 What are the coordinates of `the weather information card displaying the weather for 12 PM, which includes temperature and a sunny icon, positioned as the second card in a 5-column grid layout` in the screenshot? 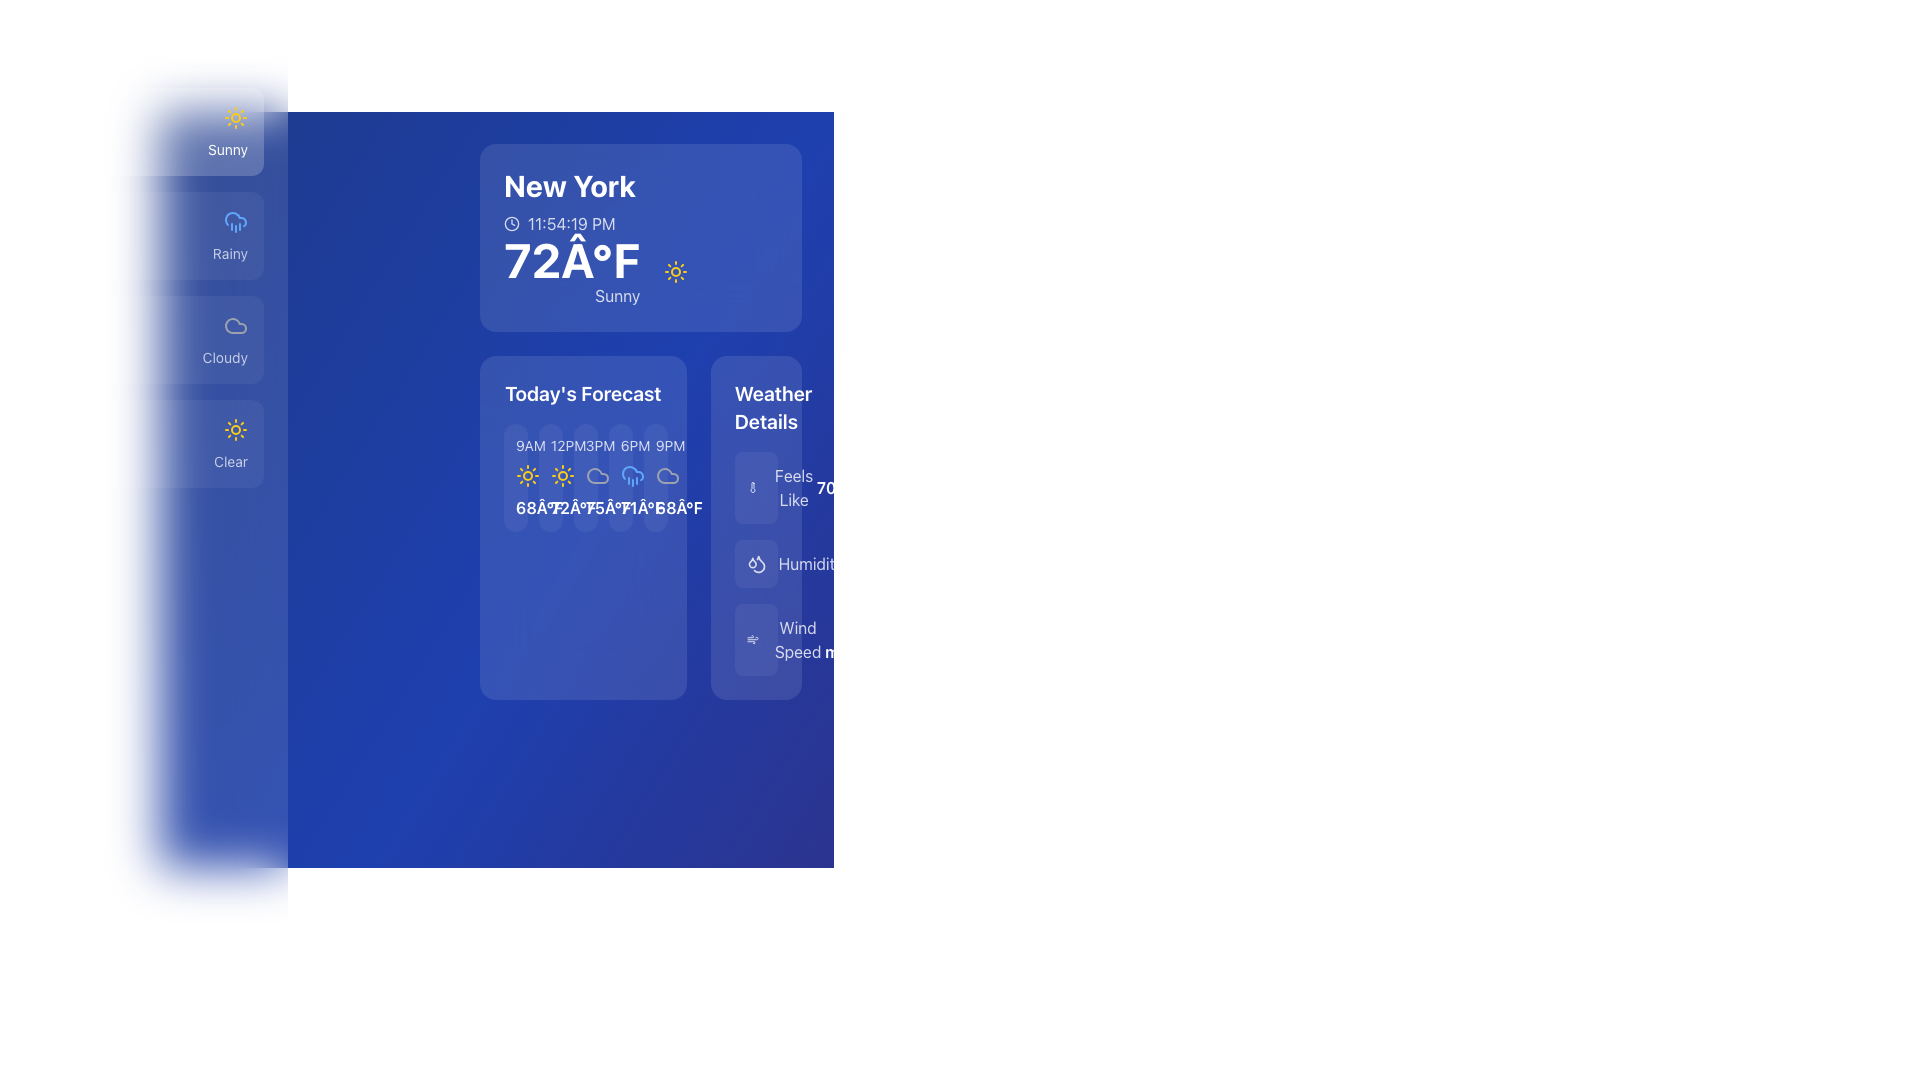 It's located at (550, 478).